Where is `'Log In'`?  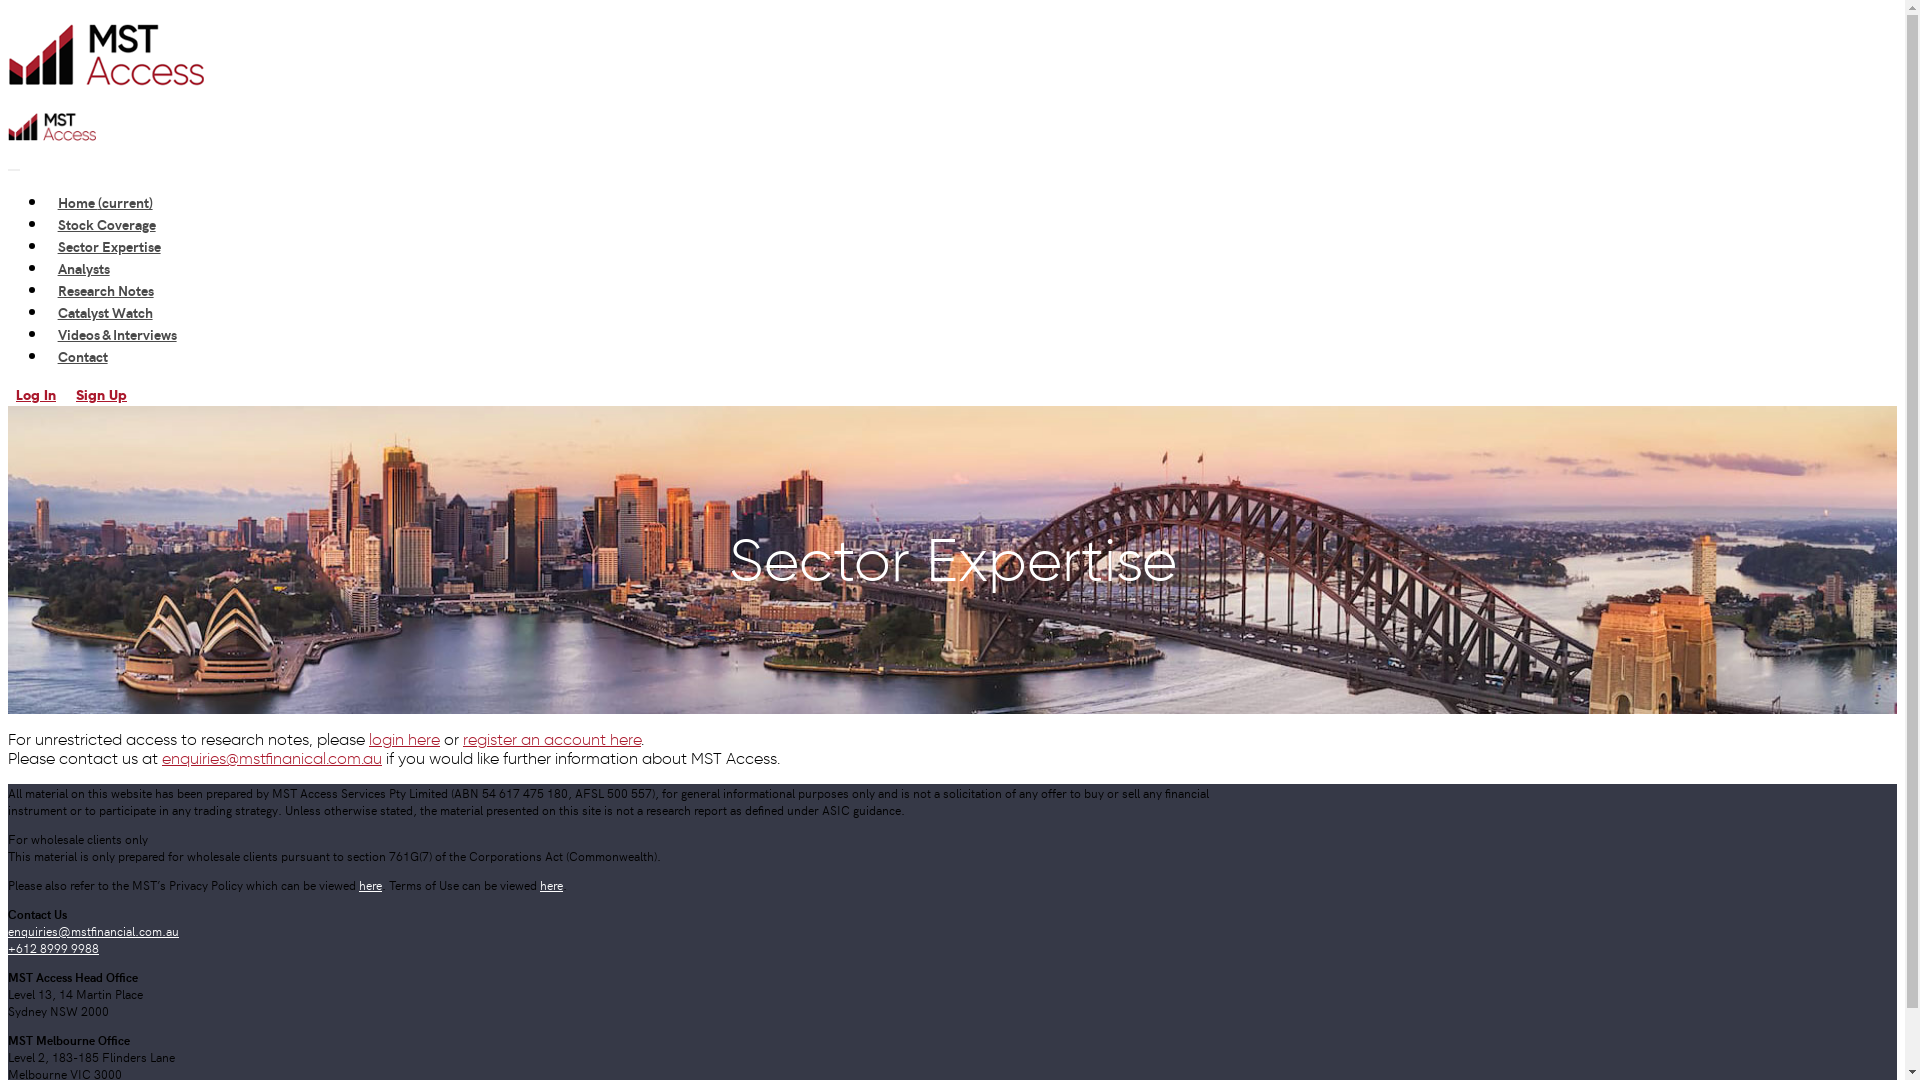
'Log In' is located at coordinates (8, 394).